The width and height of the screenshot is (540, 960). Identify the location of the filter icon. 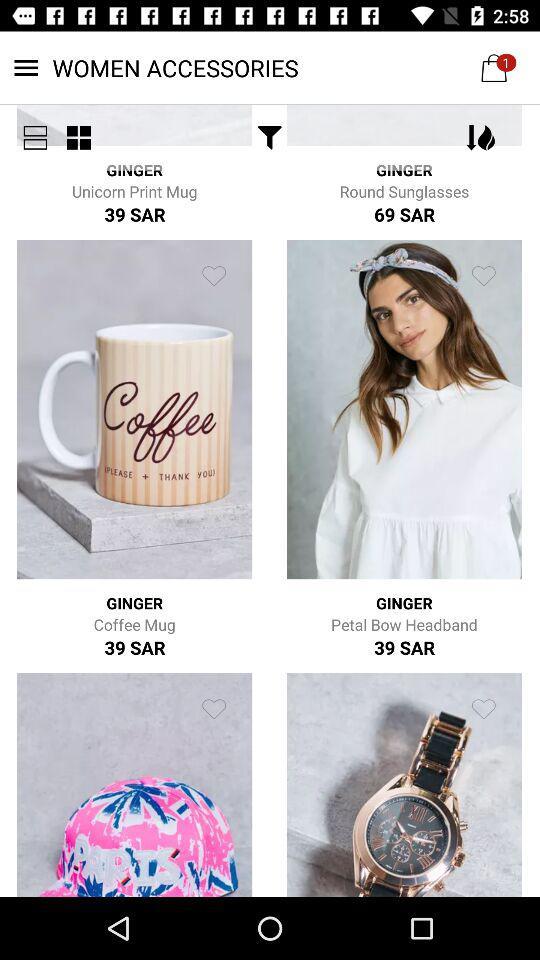
(482, 136).